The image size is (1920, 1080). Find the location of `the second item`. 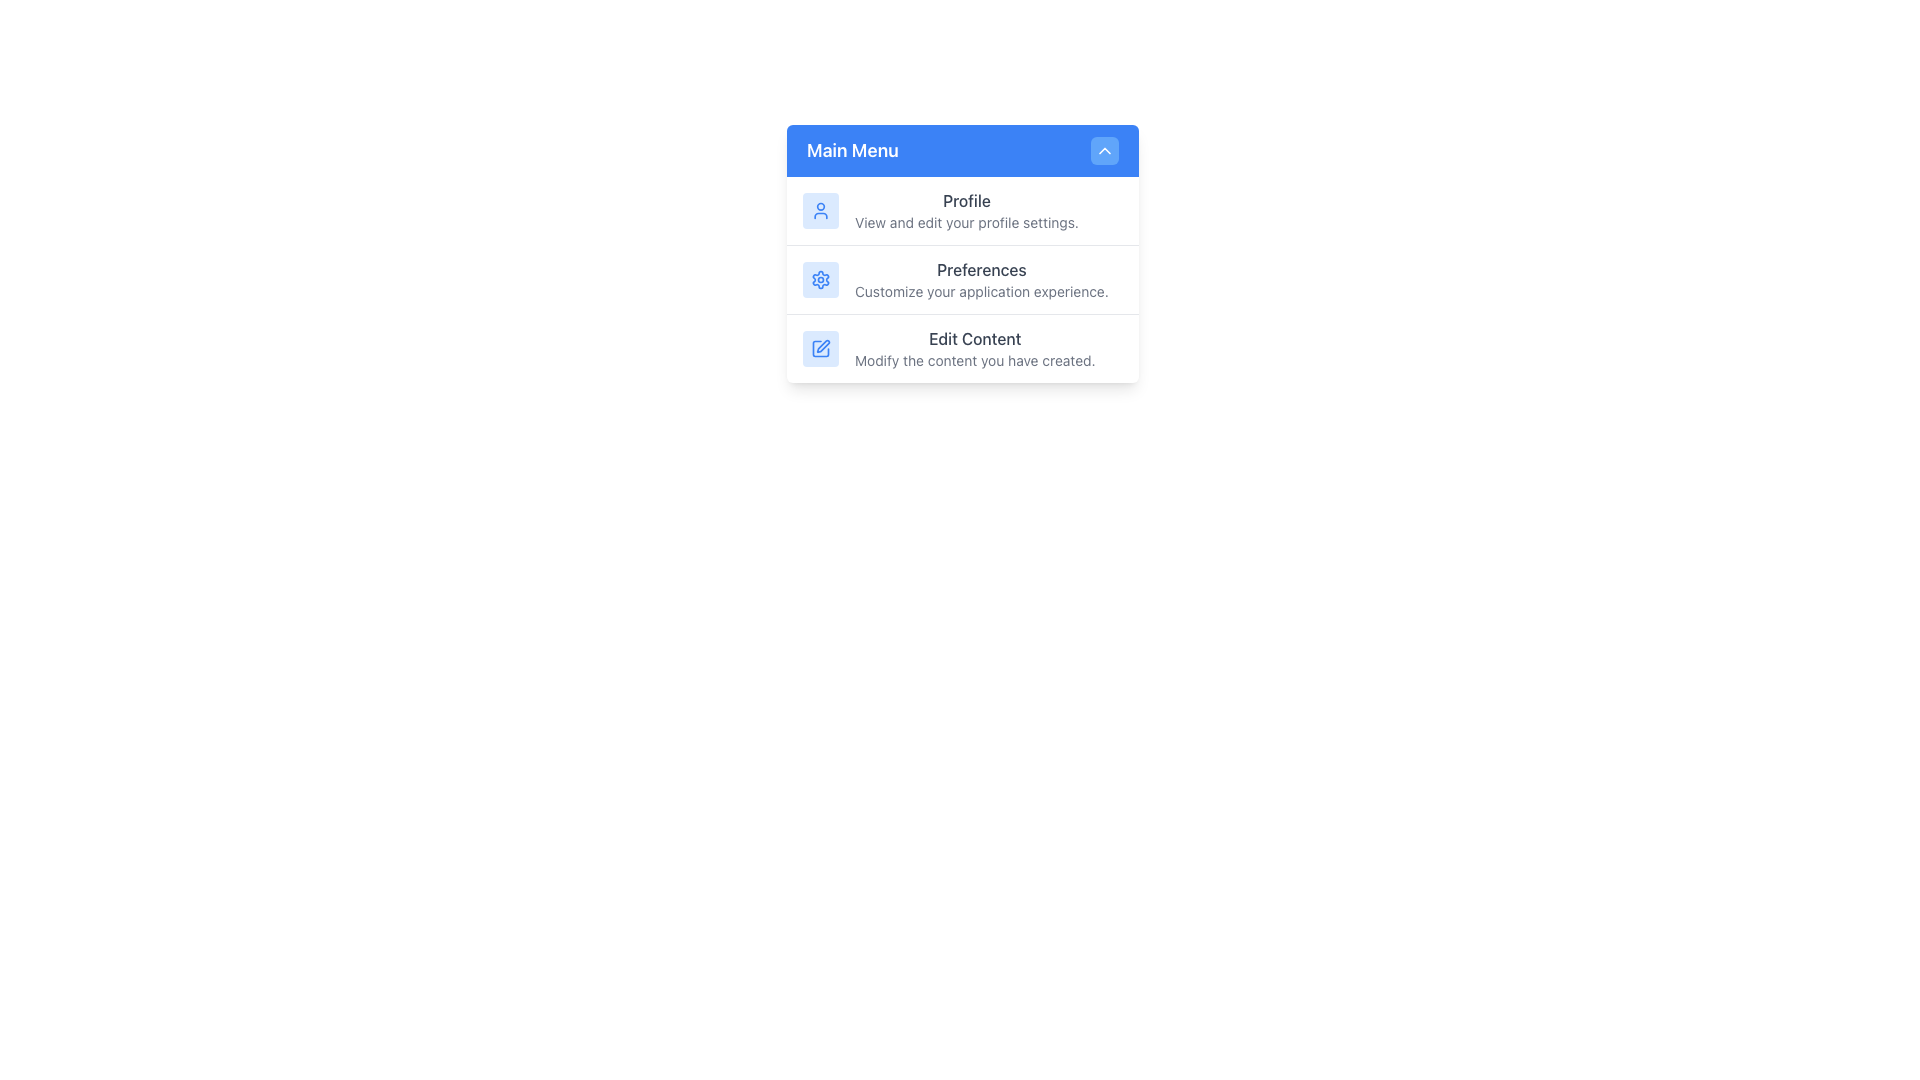

the second item is located at coordinates (963, 279).